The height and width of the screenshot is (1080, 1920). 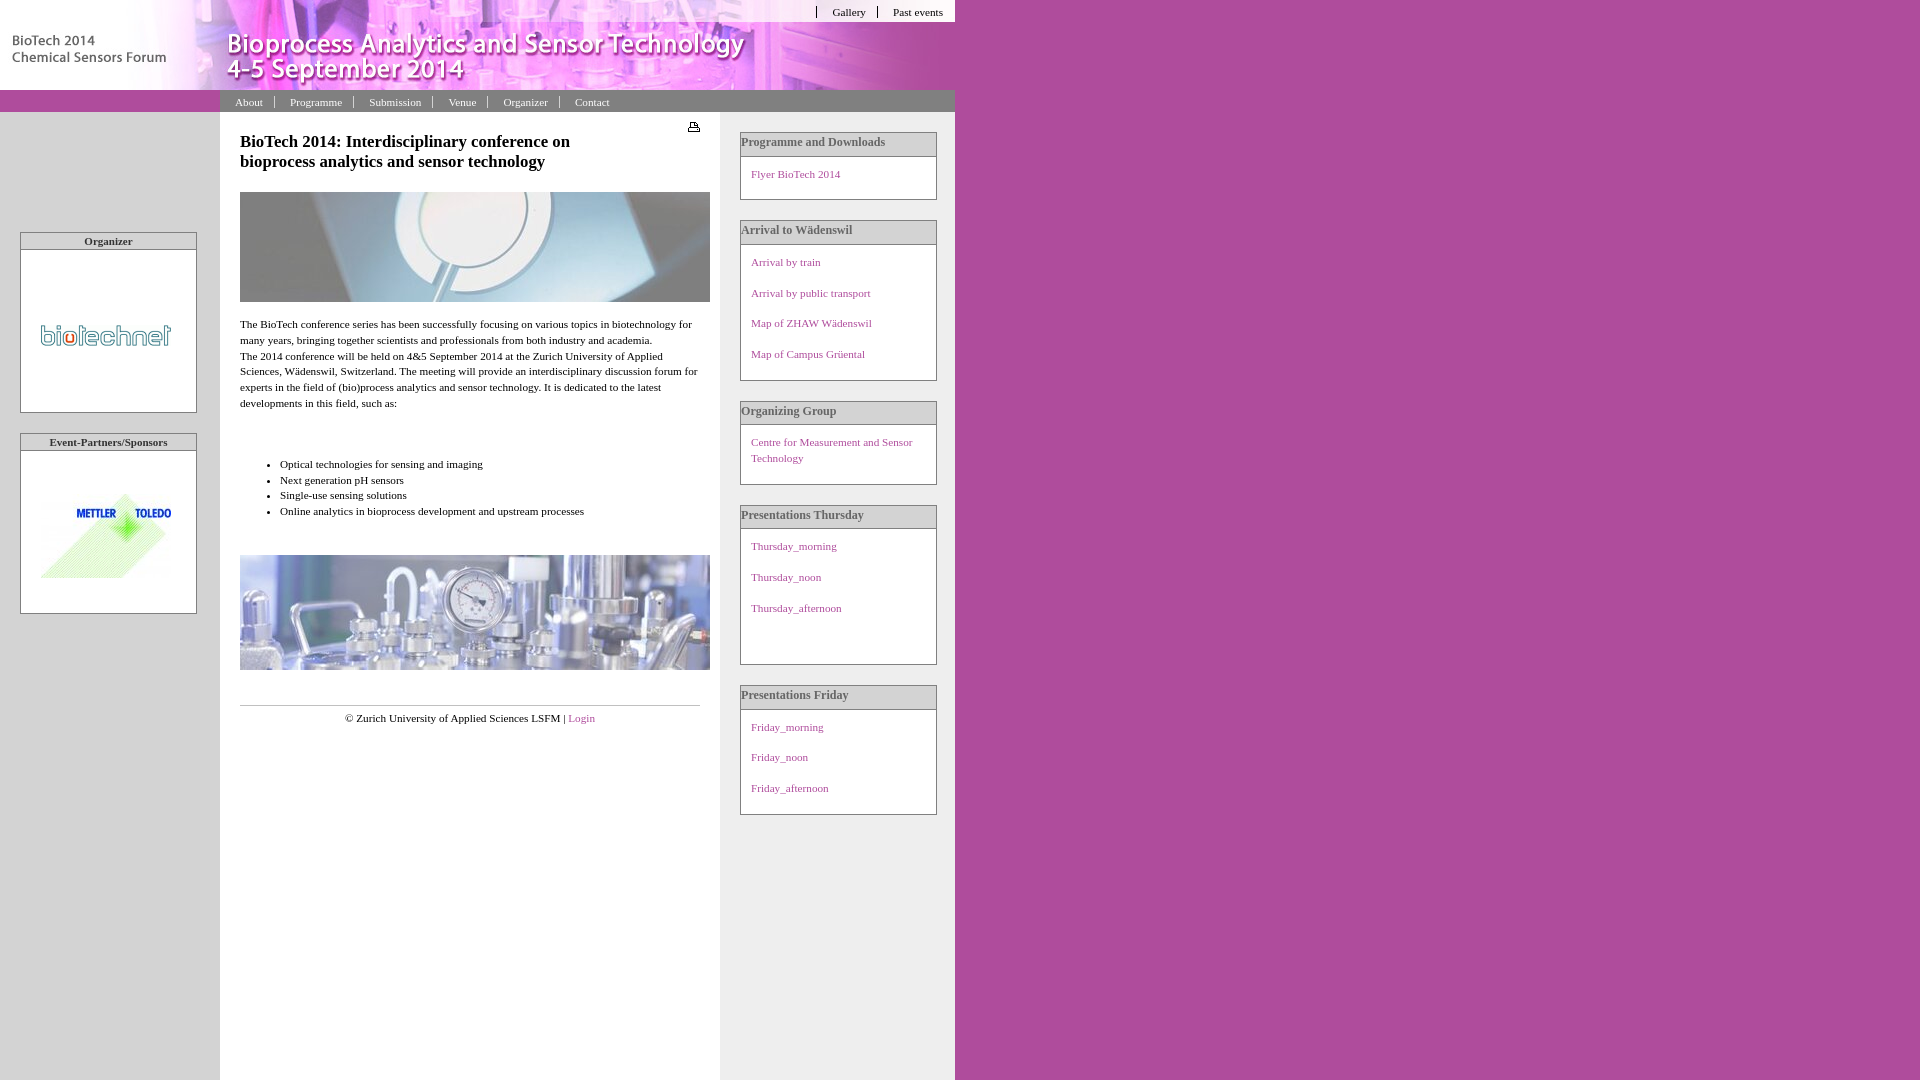 I want to click on 'Programme', so click(x=272, y=101).